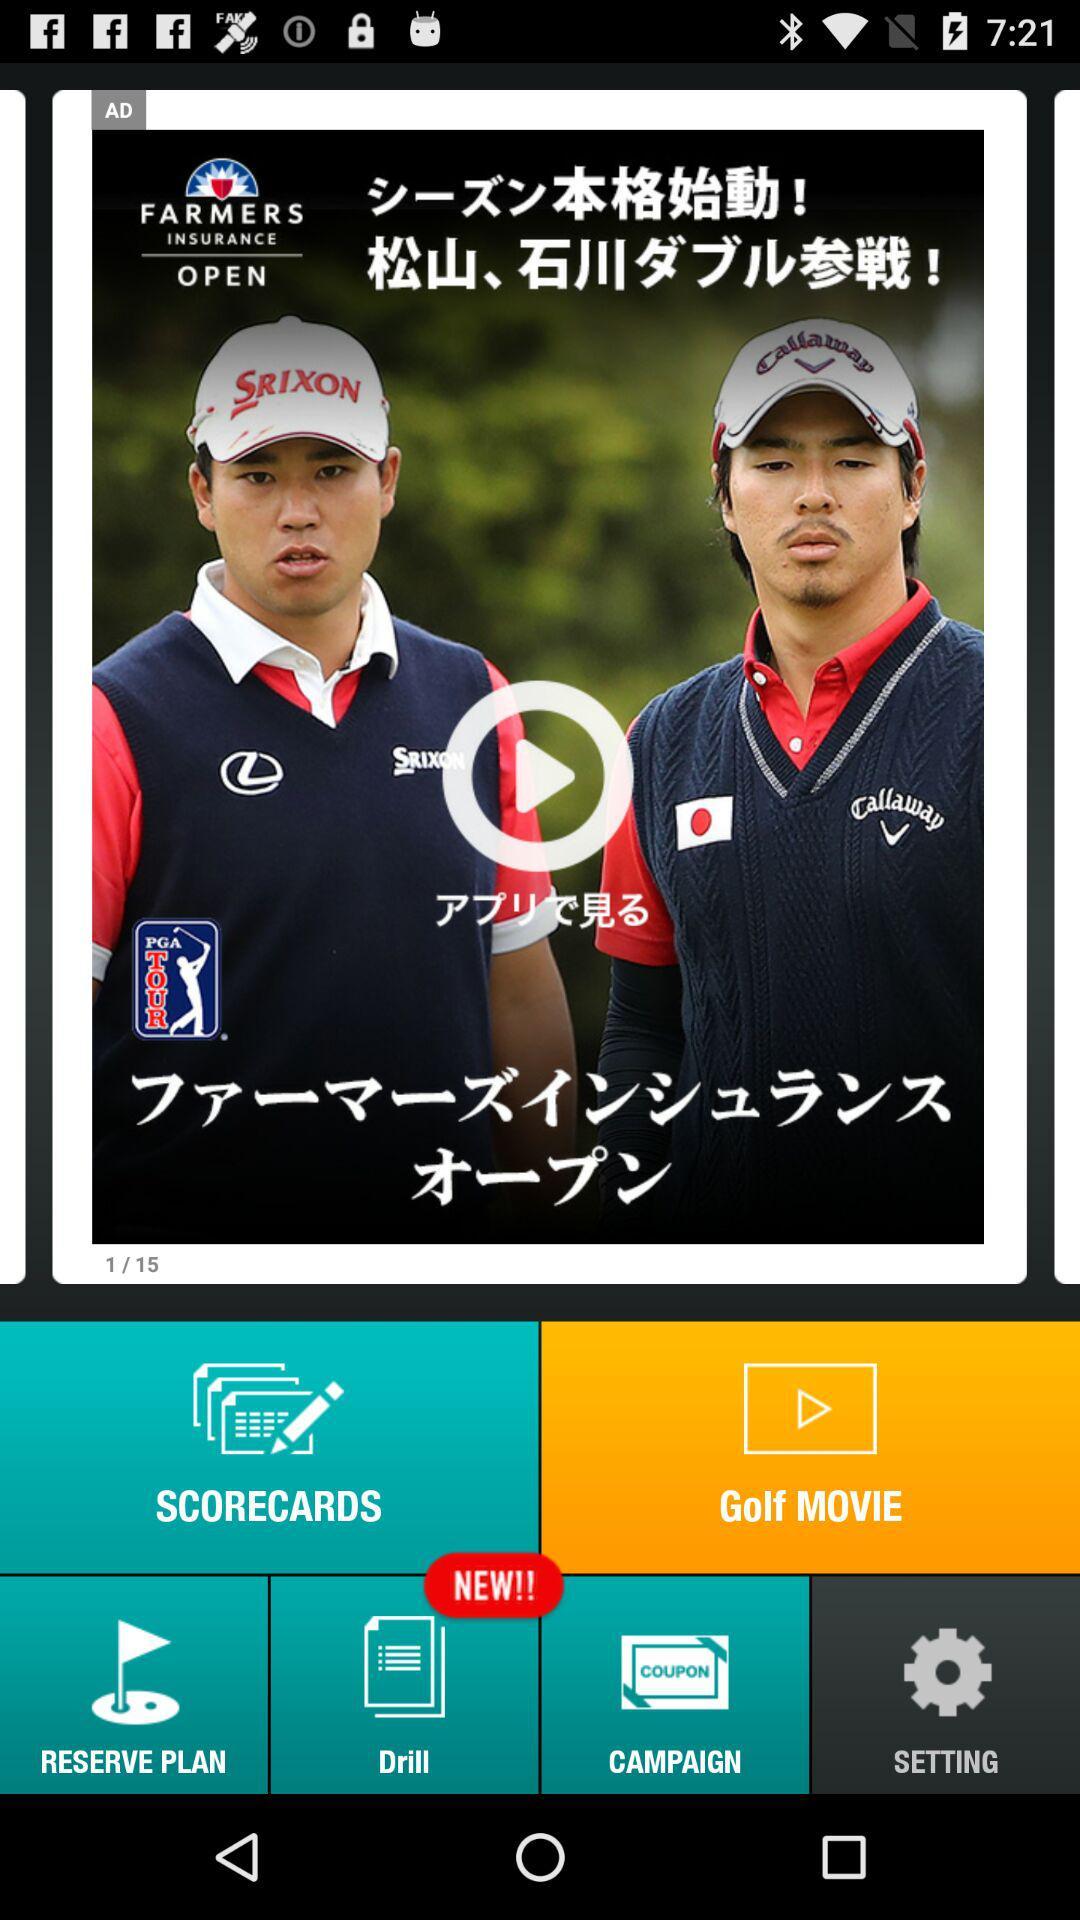  Describe the element at coordinates (537, 686) in the screenshot. I see `plat button` at that location.